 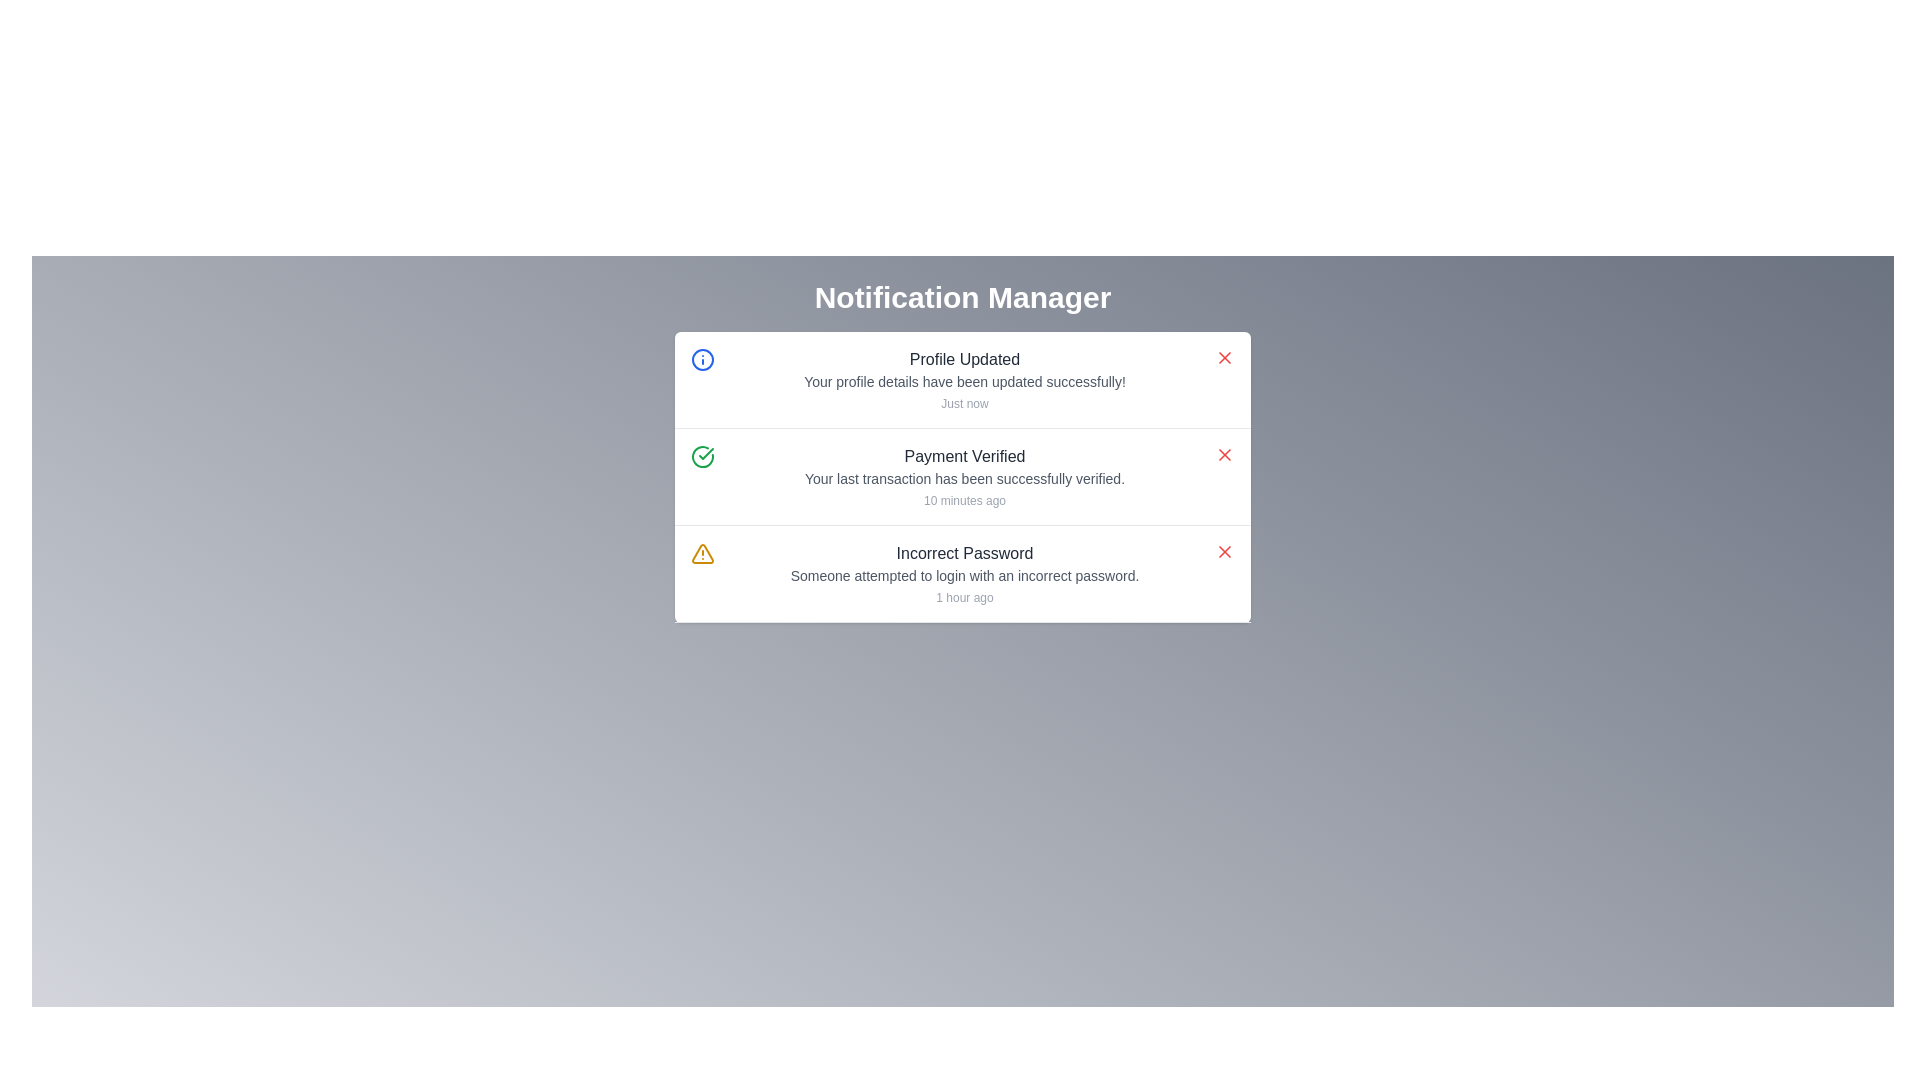 I want to click on the red 'X' close button located at the far right of the notification box that displays the 'Incorrect Password' message, so click(x=1223, y=551).